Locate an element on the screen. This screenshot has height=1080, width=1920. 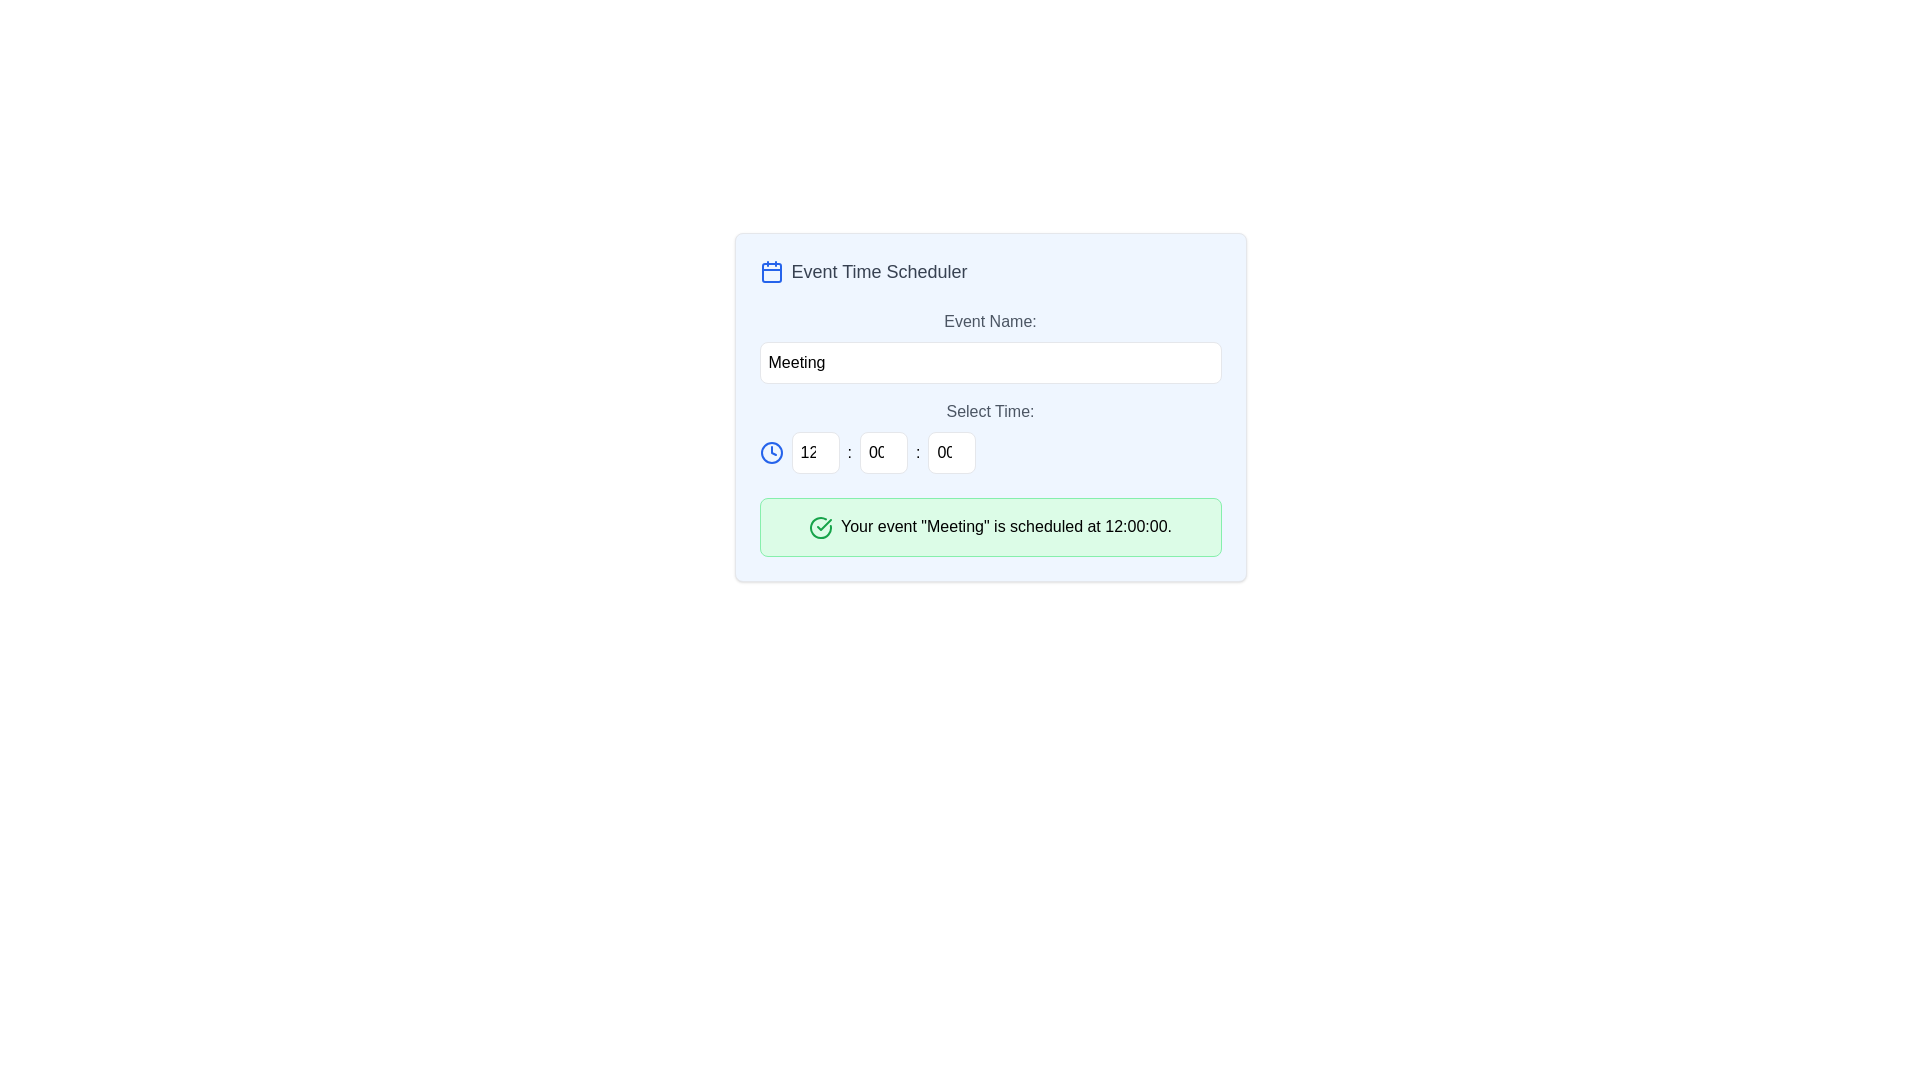
the outer boundary circle of the clock icon located to the left of the '12' dropdown input is located at coordinates (770, 452).